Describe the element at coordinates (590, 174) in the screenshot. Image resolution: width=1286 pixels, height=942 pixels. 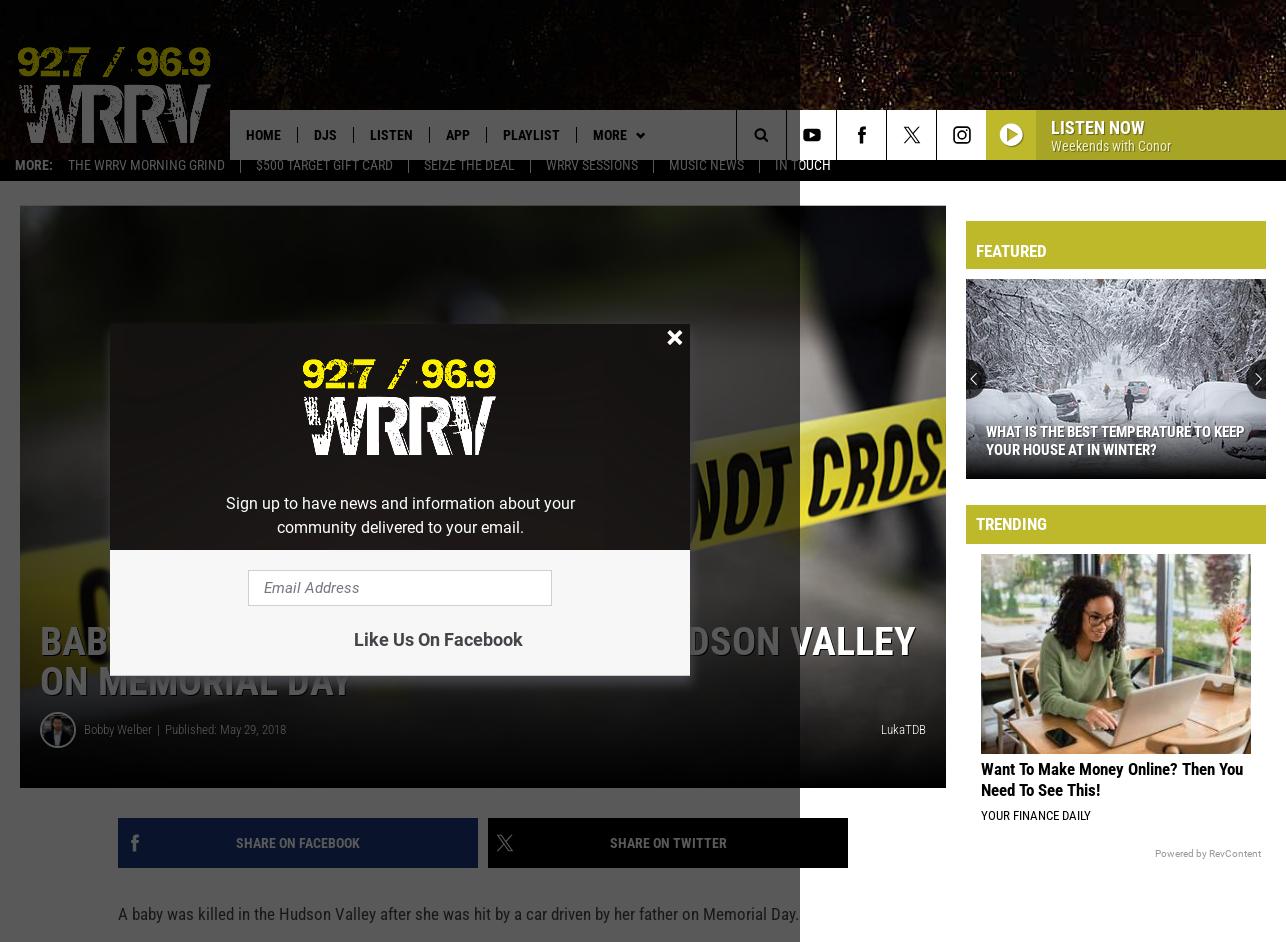
I see `'WRRV Sessions'` at that location.